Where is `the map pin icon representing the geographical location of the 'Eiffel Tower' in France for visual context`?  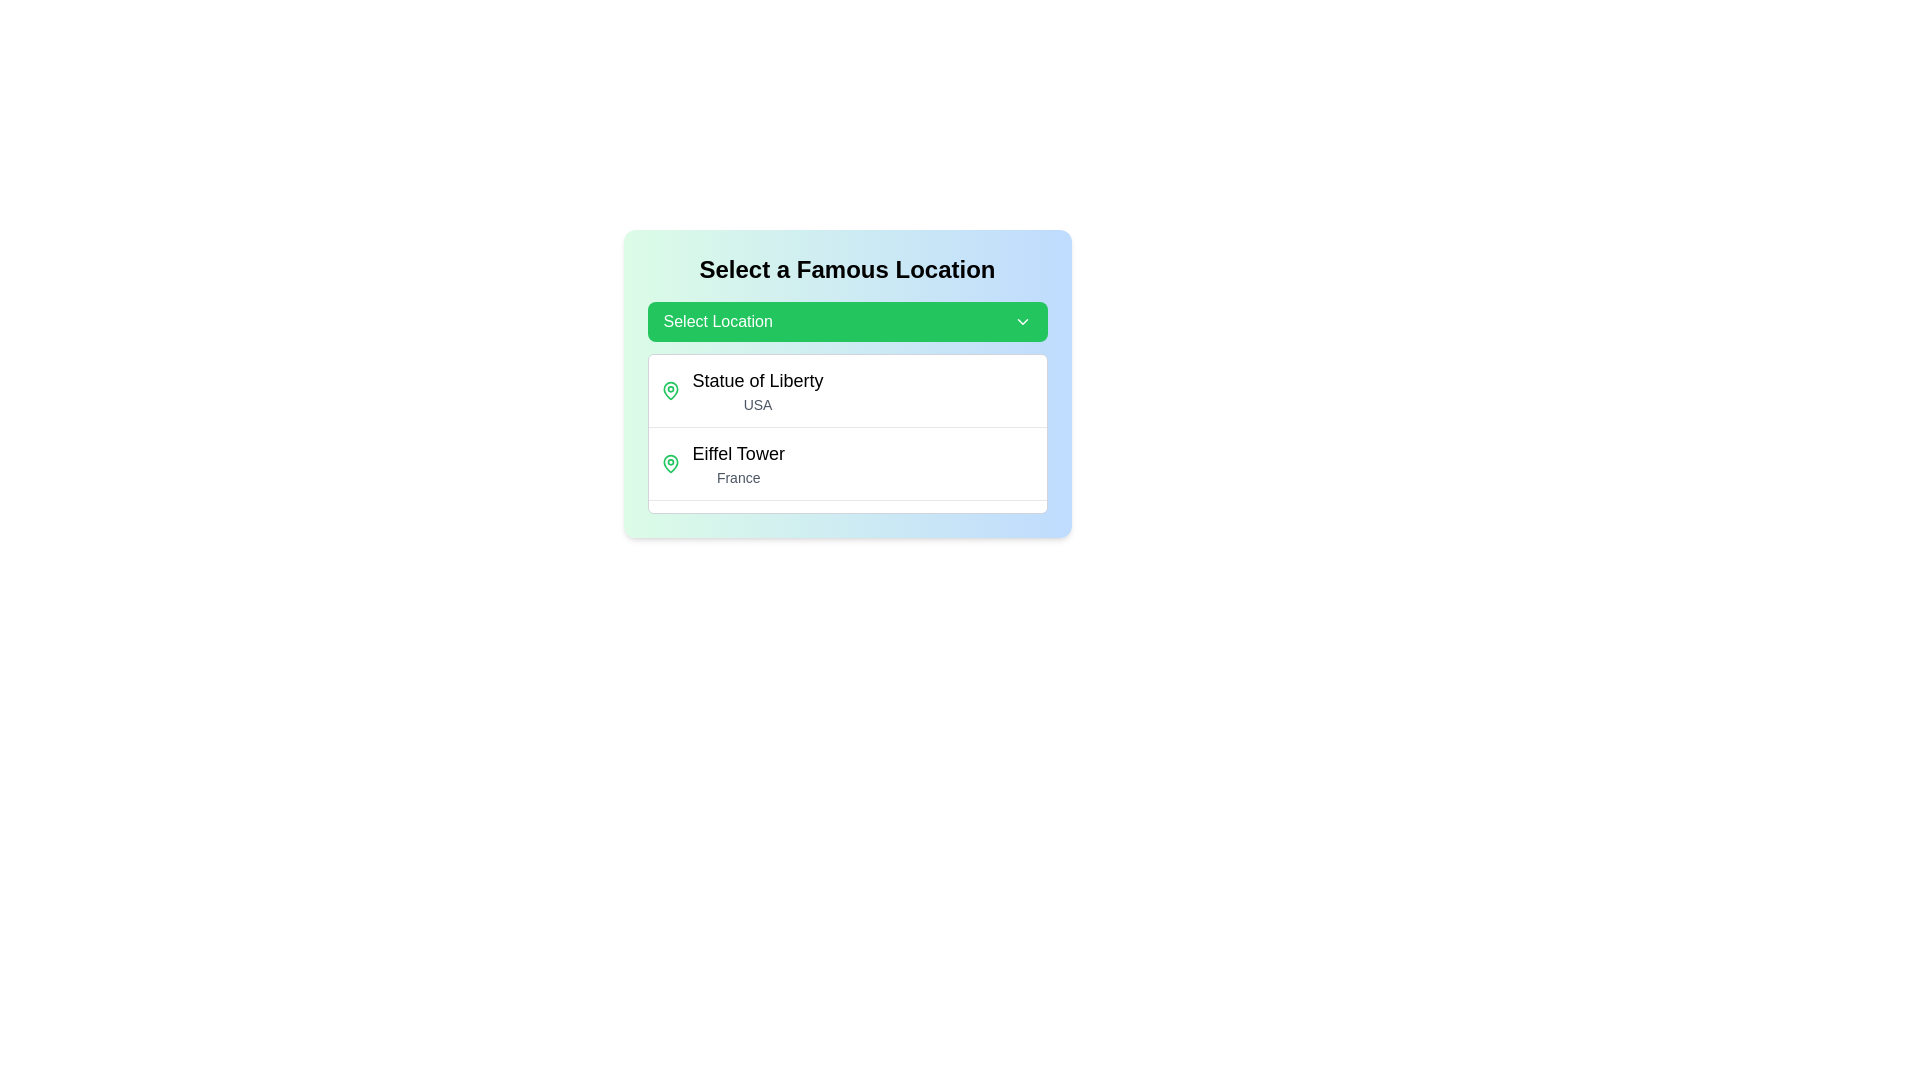
the map pin icon representing the geographical location of the 'Eiffel Tower' in France for visual context is located at coordinates (670, 390).